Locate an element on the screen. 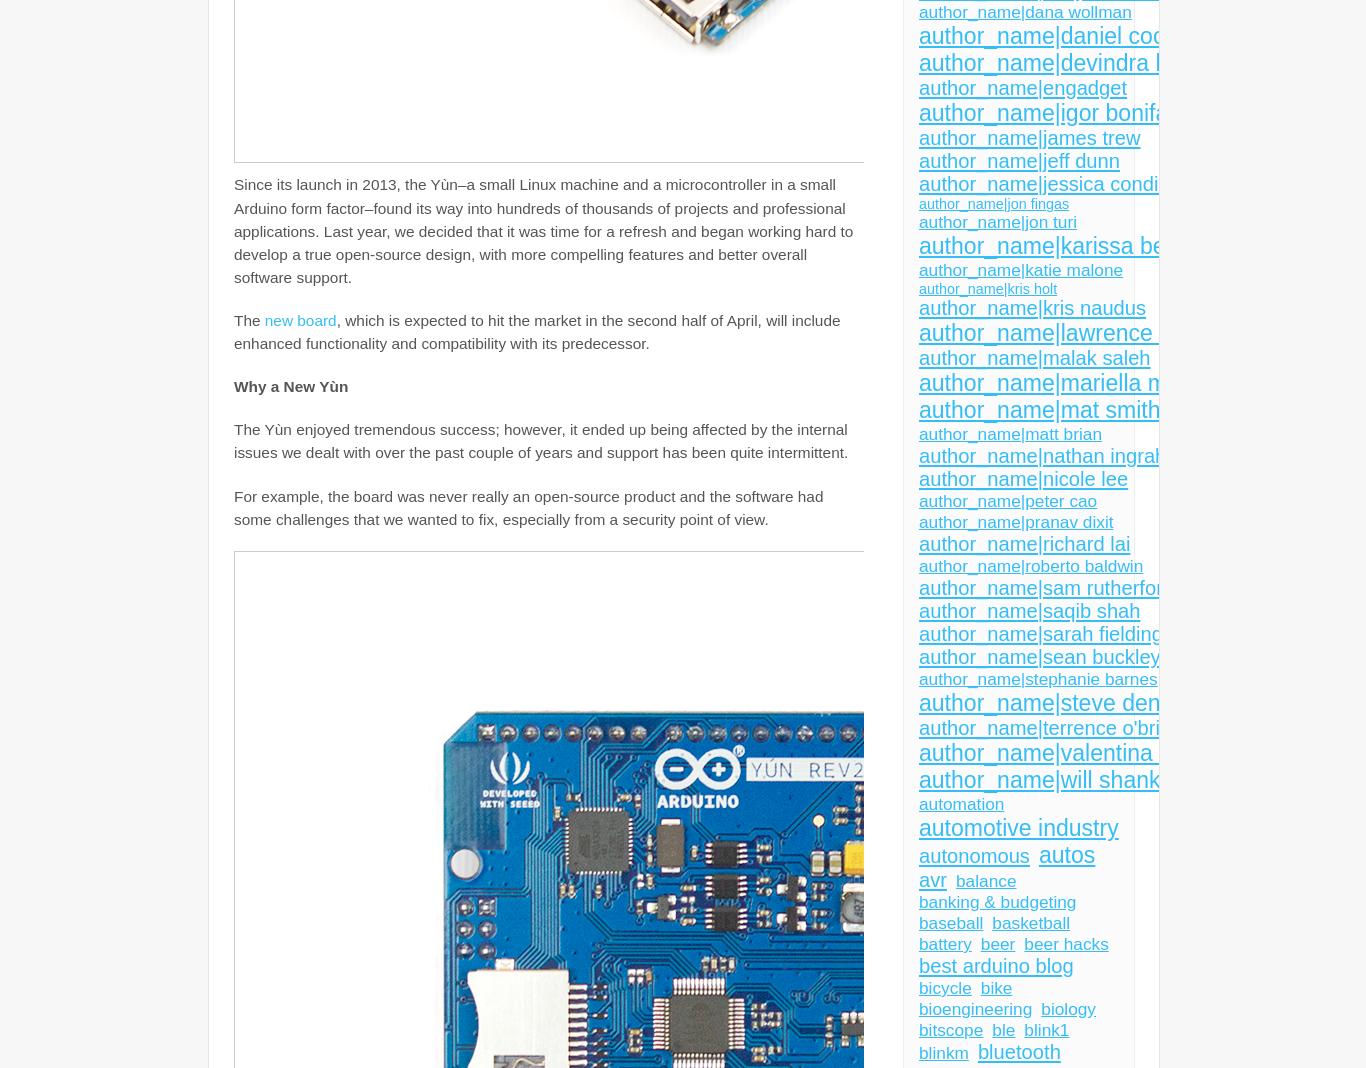  'author_name|jessica conditt' is located at coordinates (1043, 184).